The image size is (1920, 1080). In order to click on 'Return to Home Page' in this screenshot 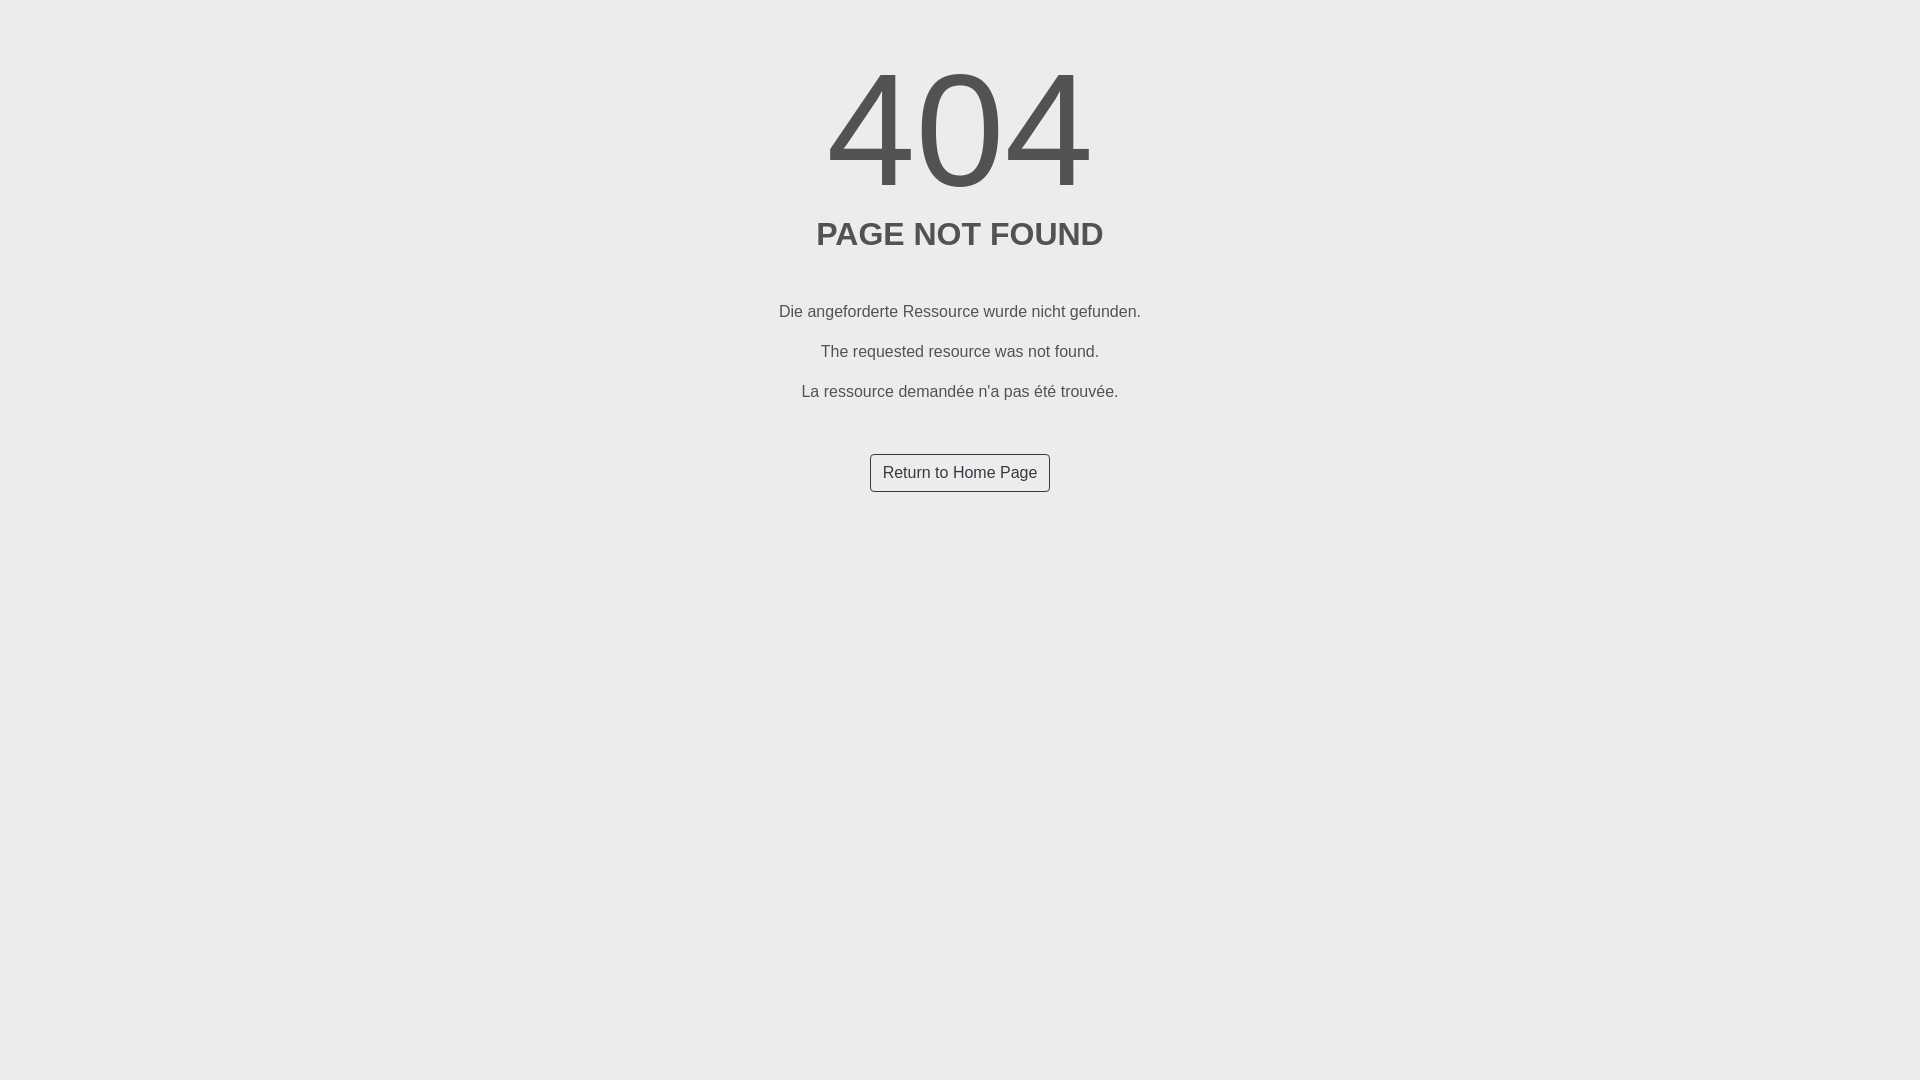, I will do `click(869, 473)`.